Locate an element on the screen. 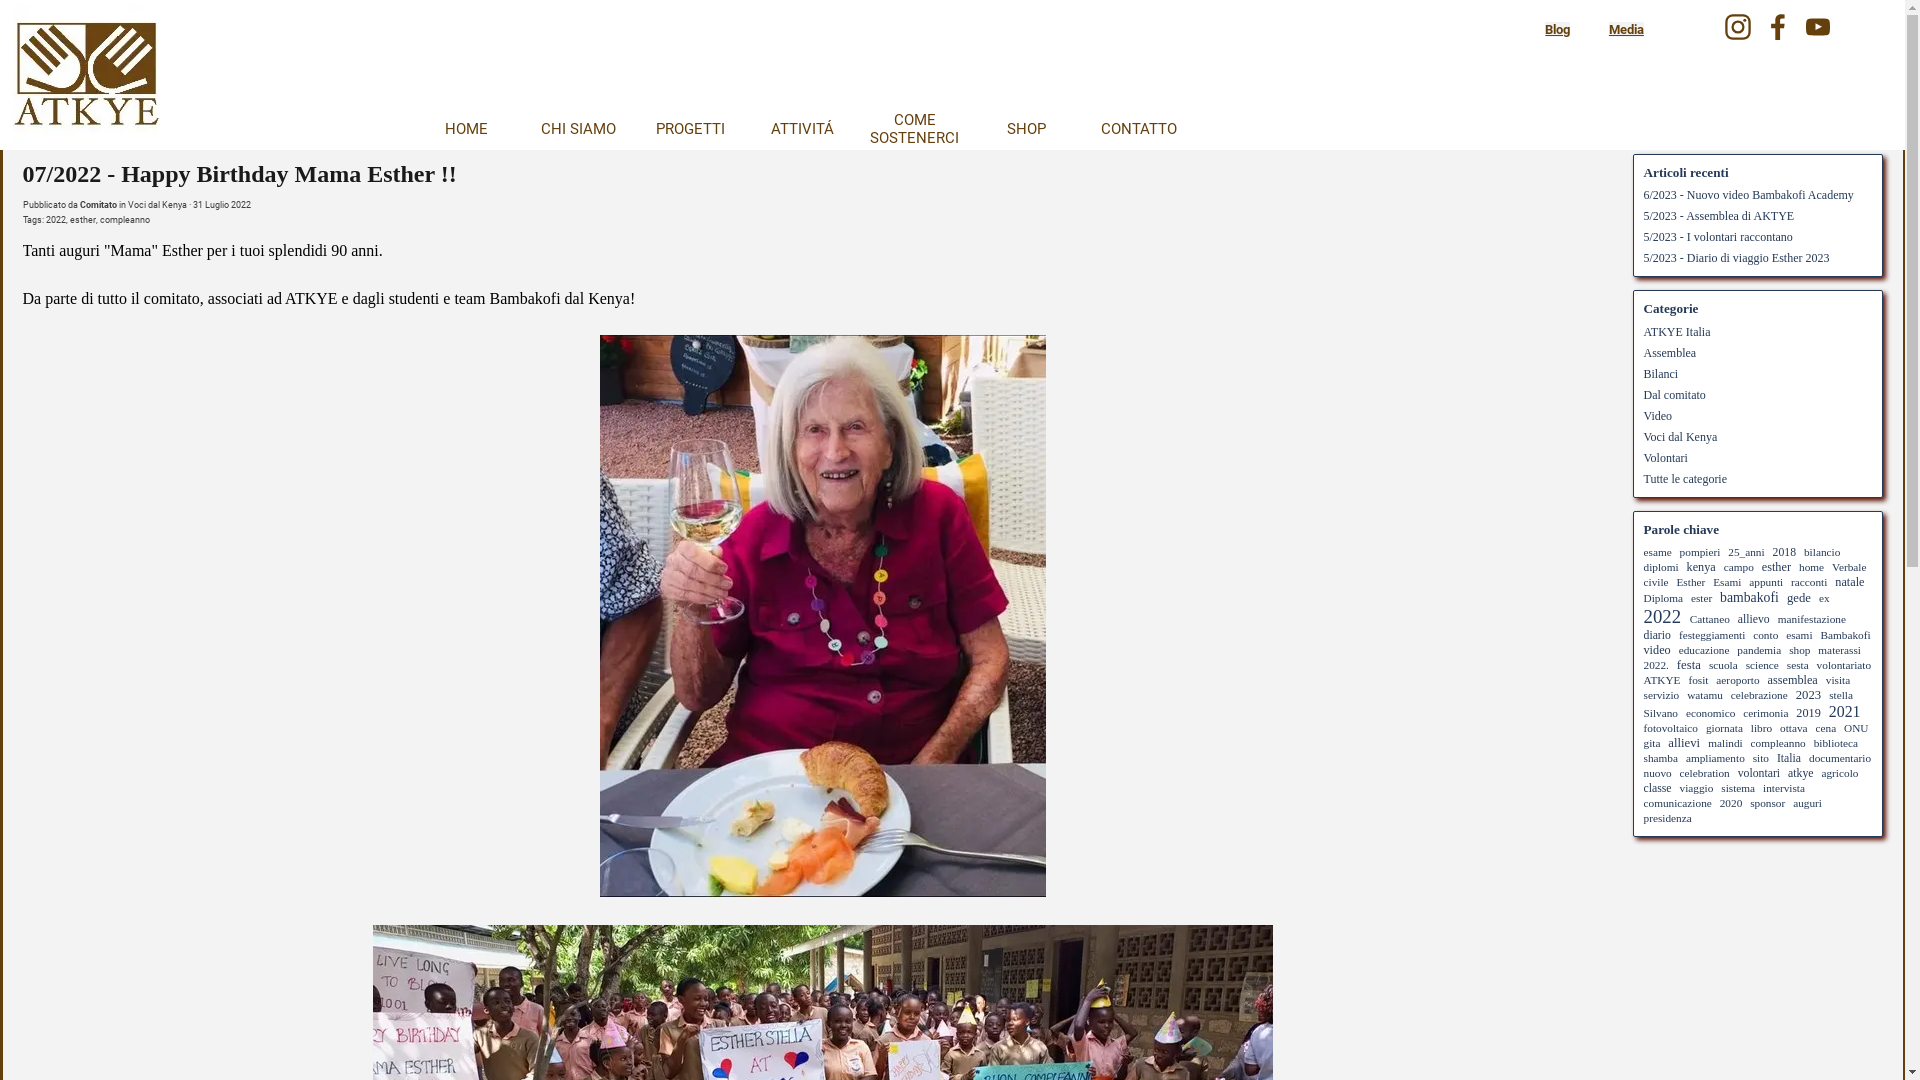  'COME SOSTENERCI' is located at coordinates (912, 128).